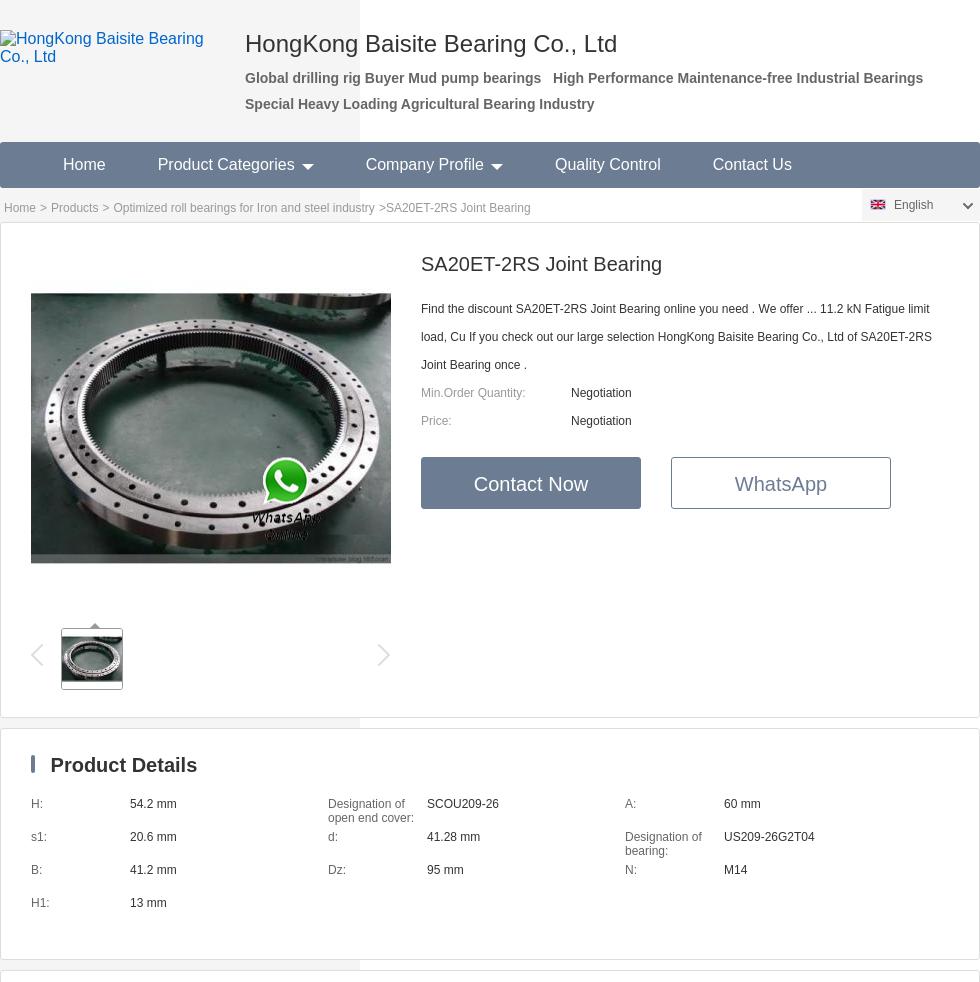  Describe the element at coordinates (392, 76) in the screenshot. I see `'Global drilling rig Buyer Mud pump bearings'` at that location.